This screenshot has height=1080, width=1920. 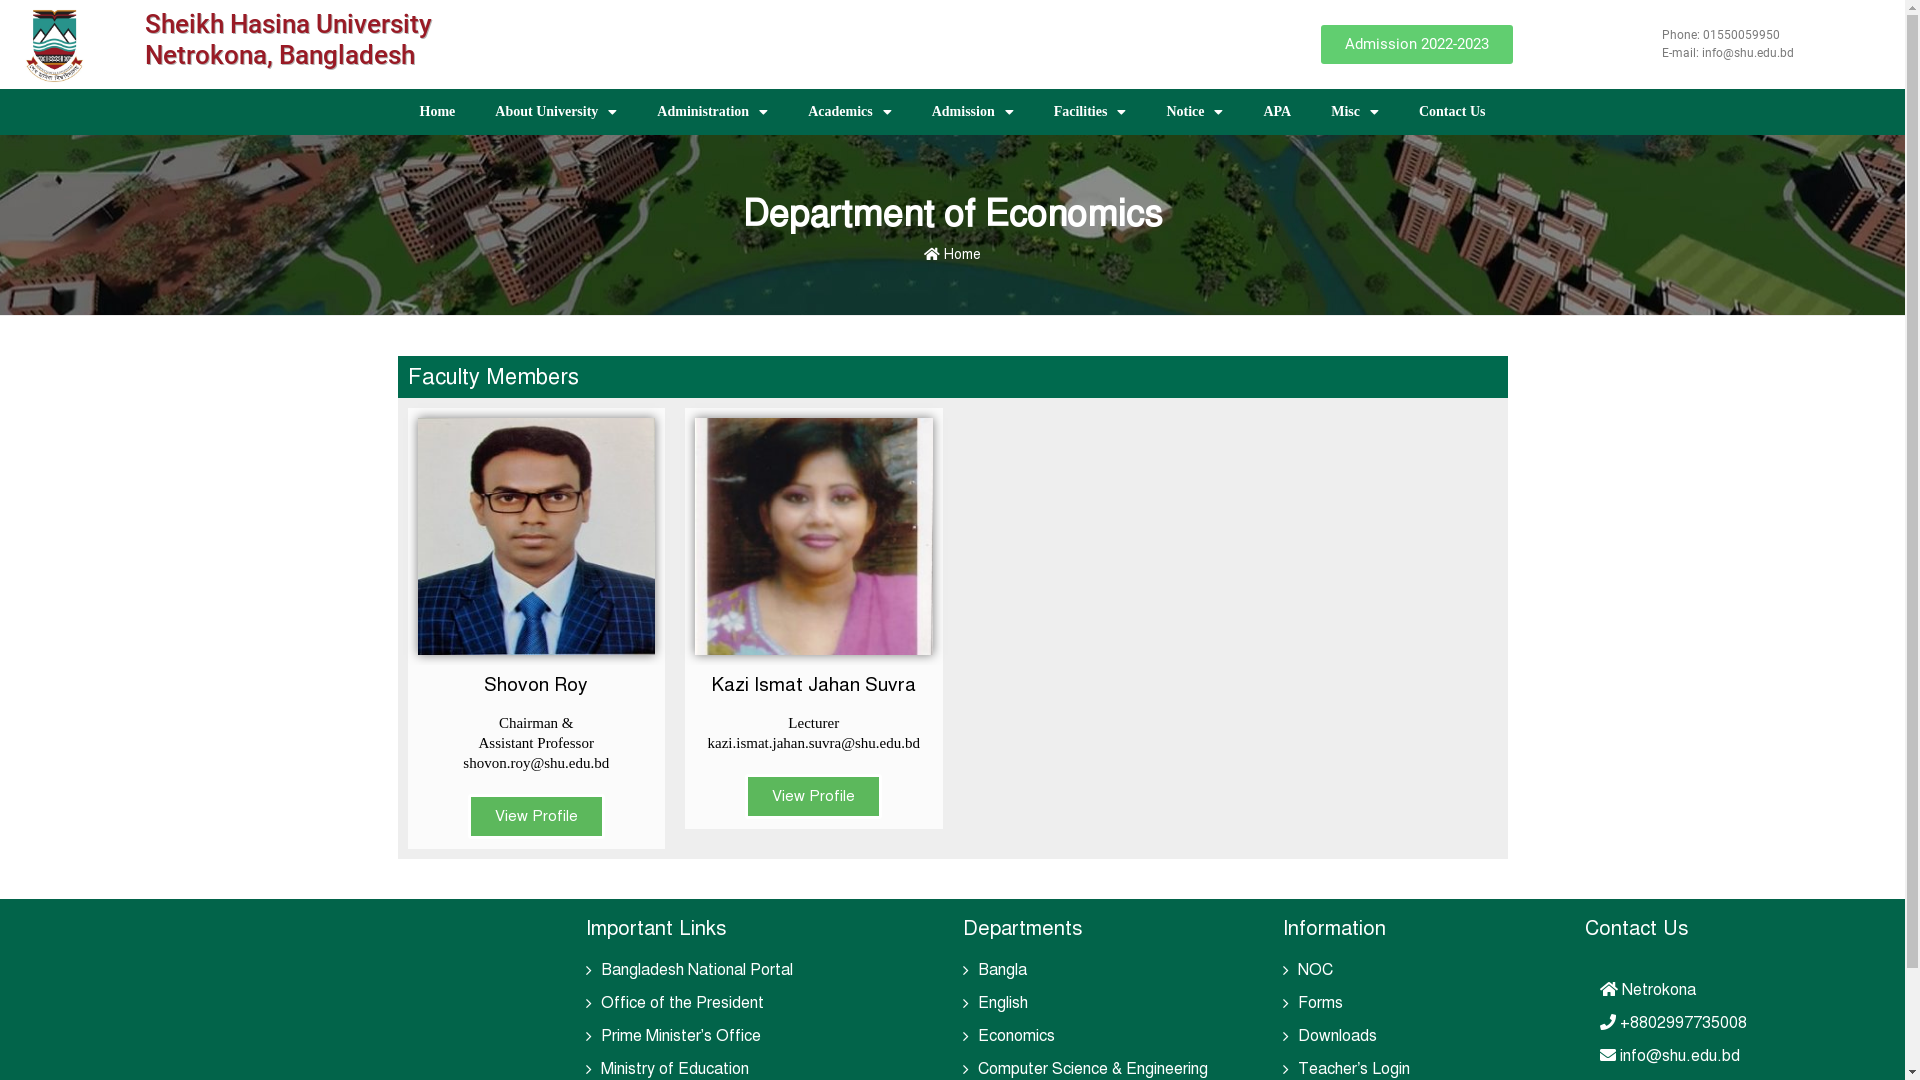 What do you see at coordinates (1194, 111) in the screenshot?
I see `'Notice'` at bounding box center [1194, 111].